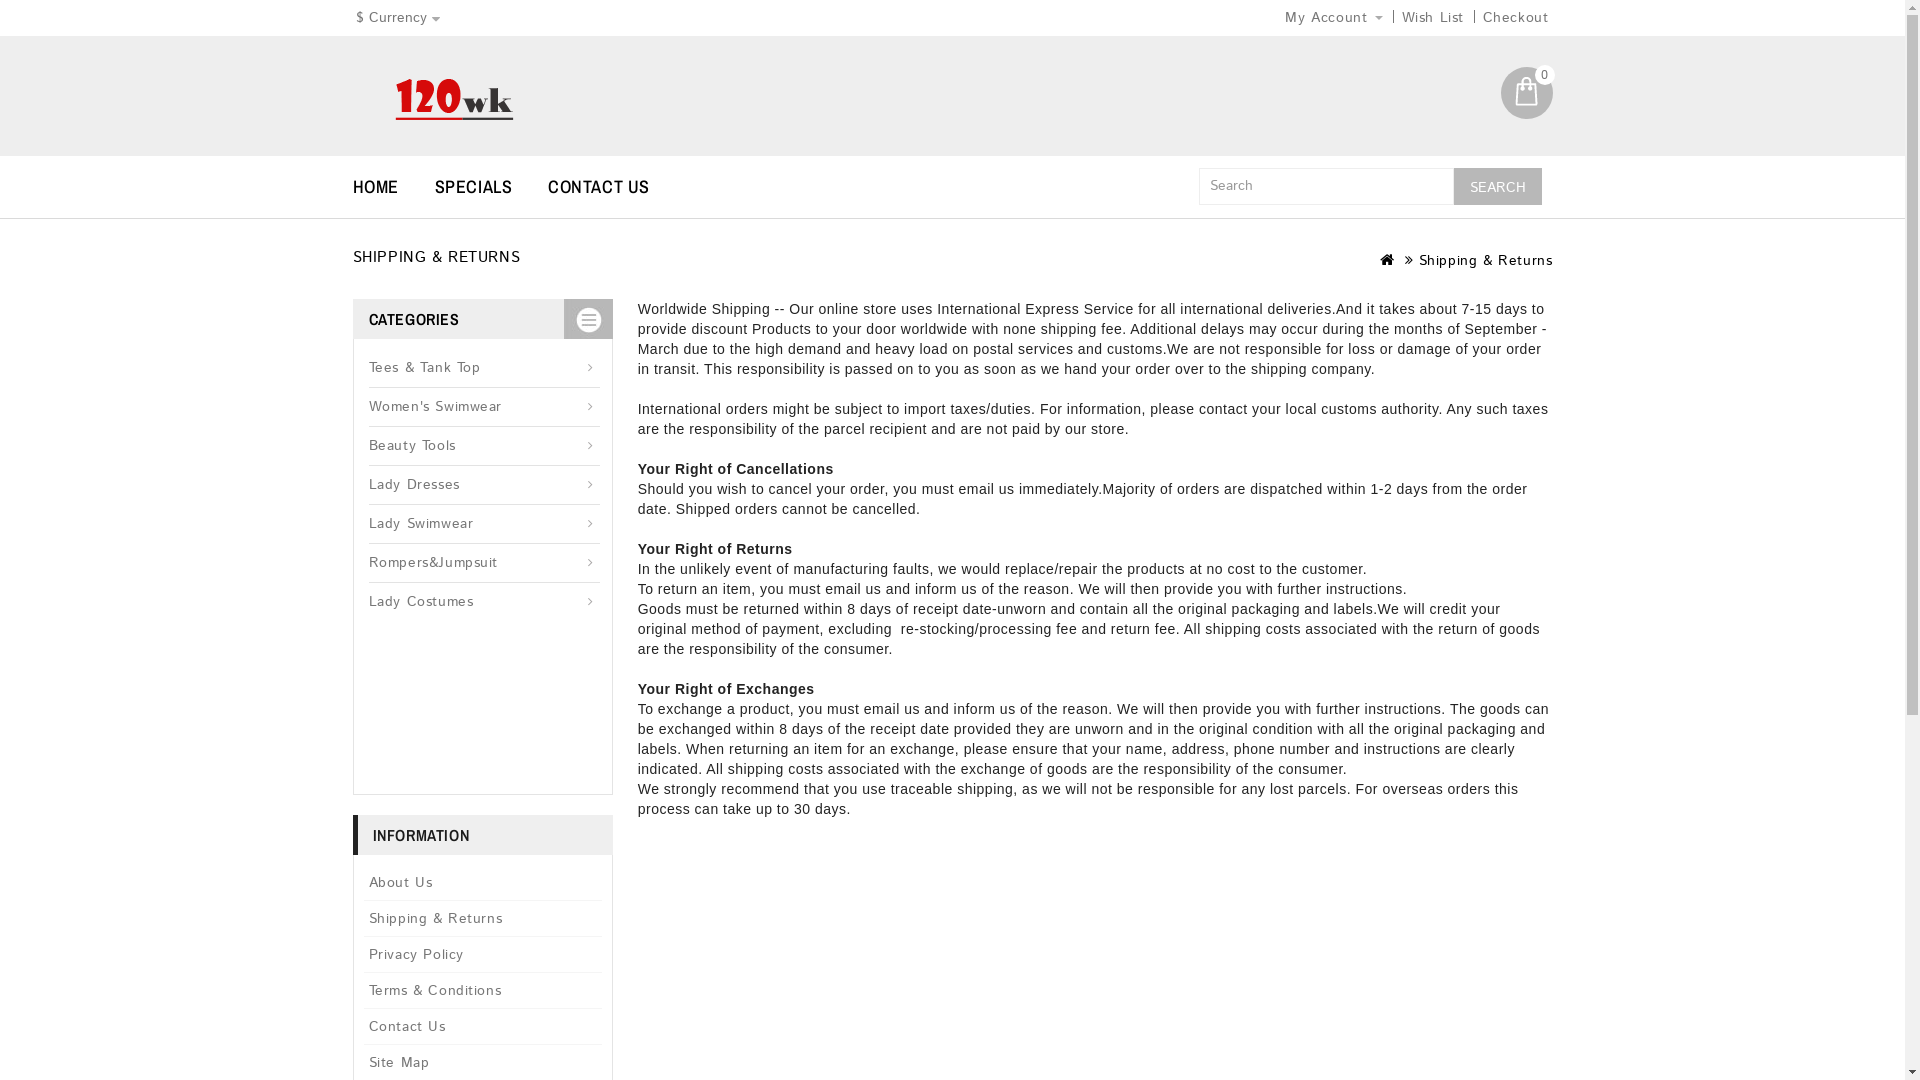 This screenshot has width=1920, height=1080. I want to click on '0', so click(1525, 92).